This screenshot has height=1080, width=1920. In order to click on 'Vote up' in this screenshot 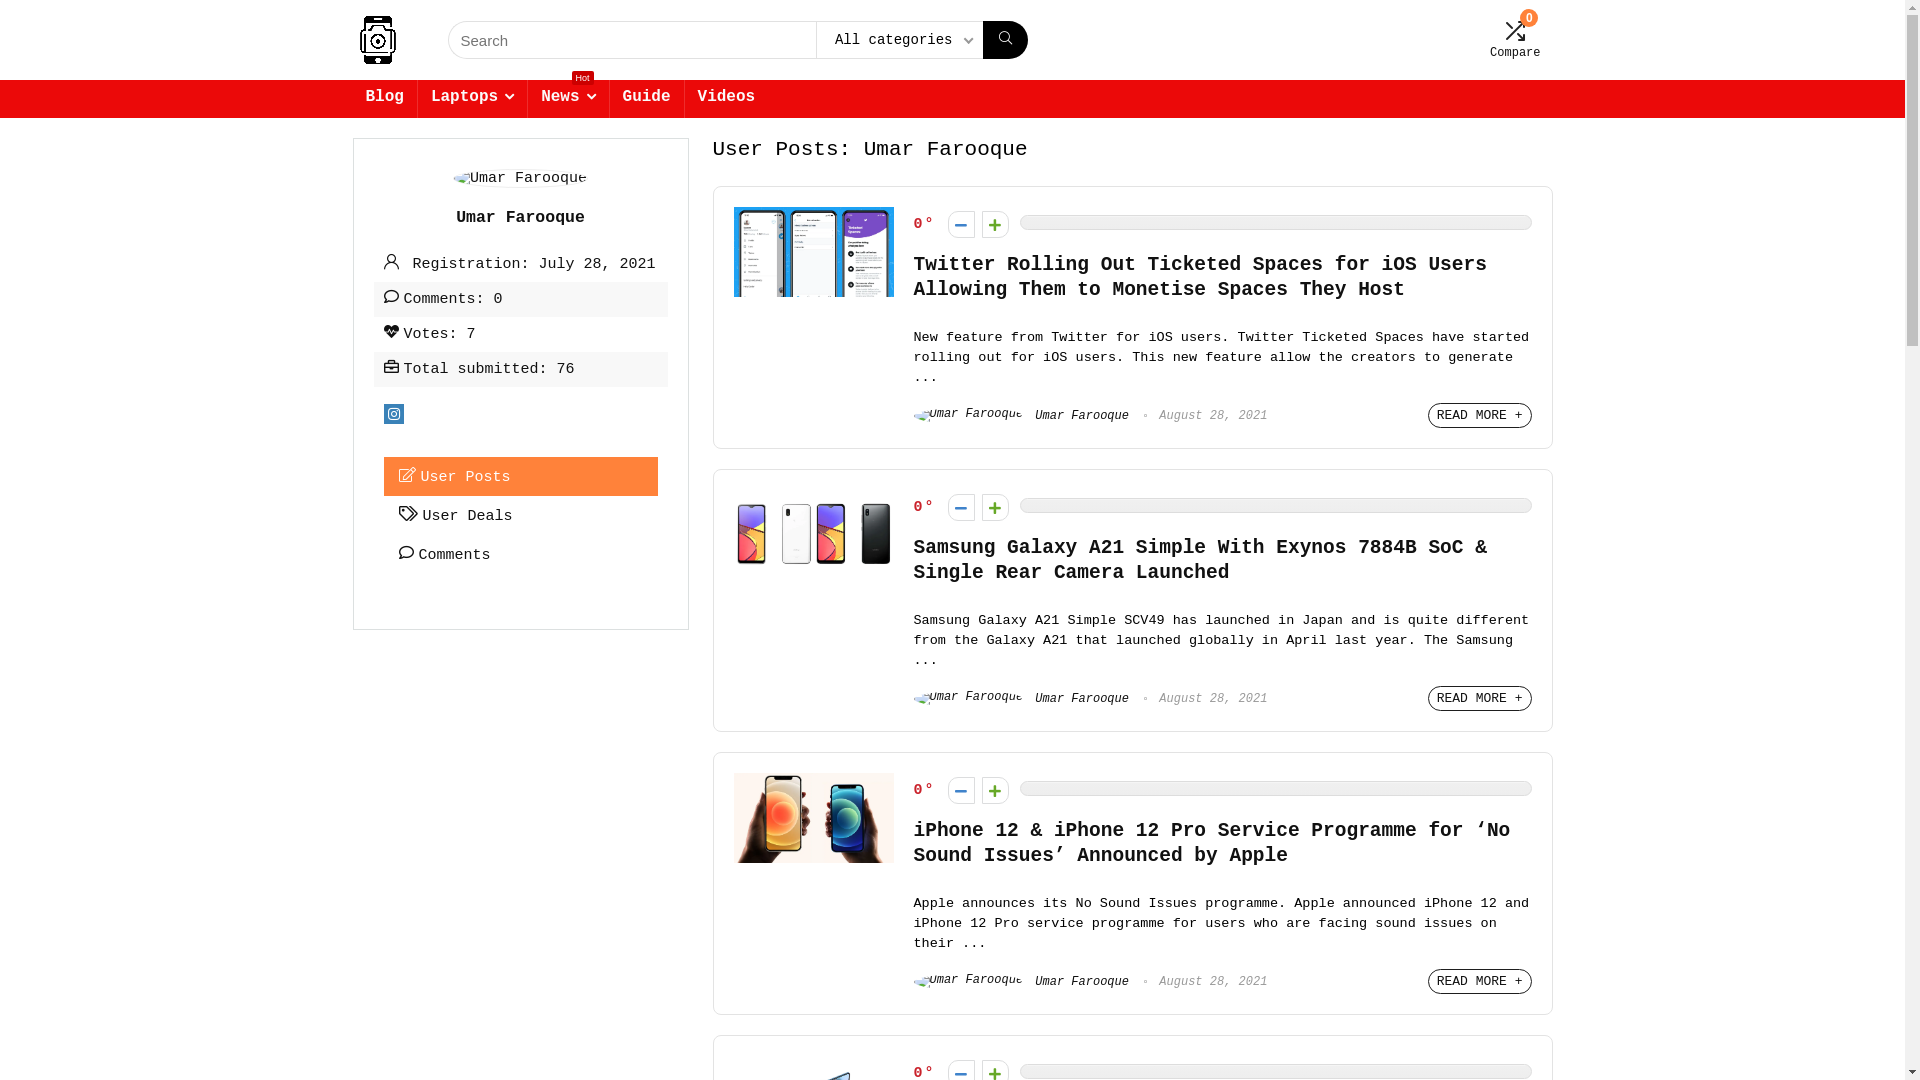, I will do `click(982, 506)`.